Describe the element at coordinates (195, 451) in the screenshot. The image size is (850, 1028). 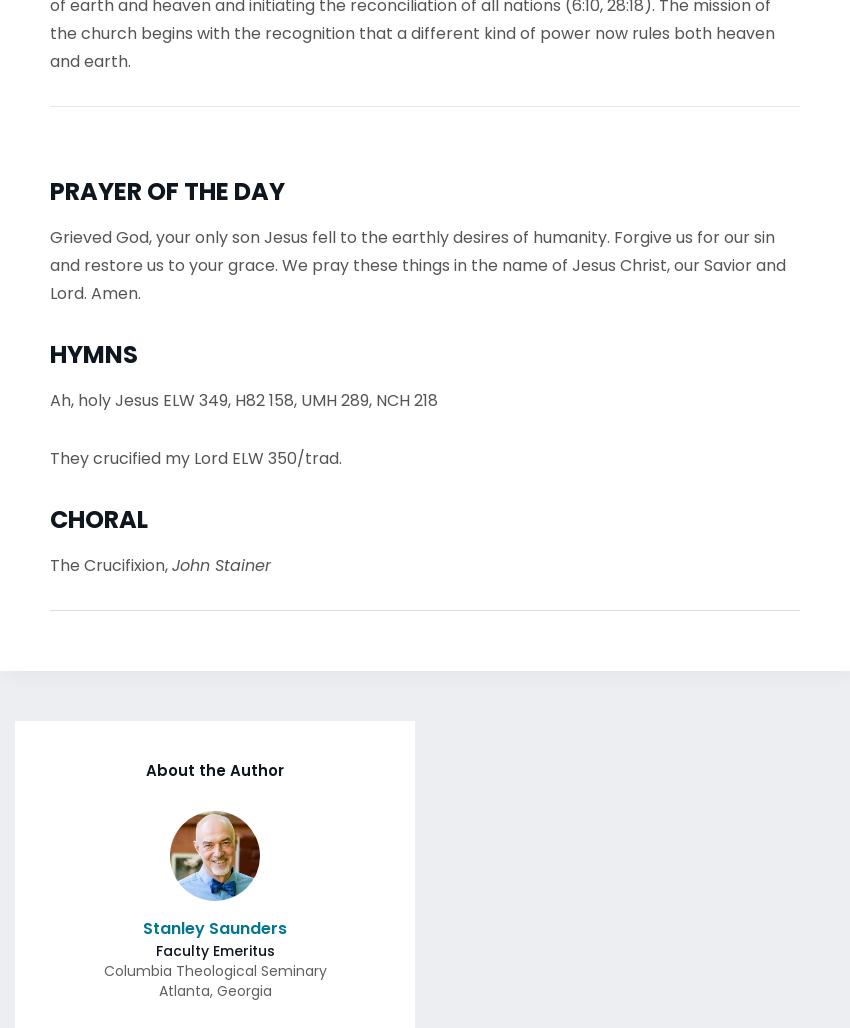
I see `'They crucified my Lord ELW 350/trad.'` at that location.